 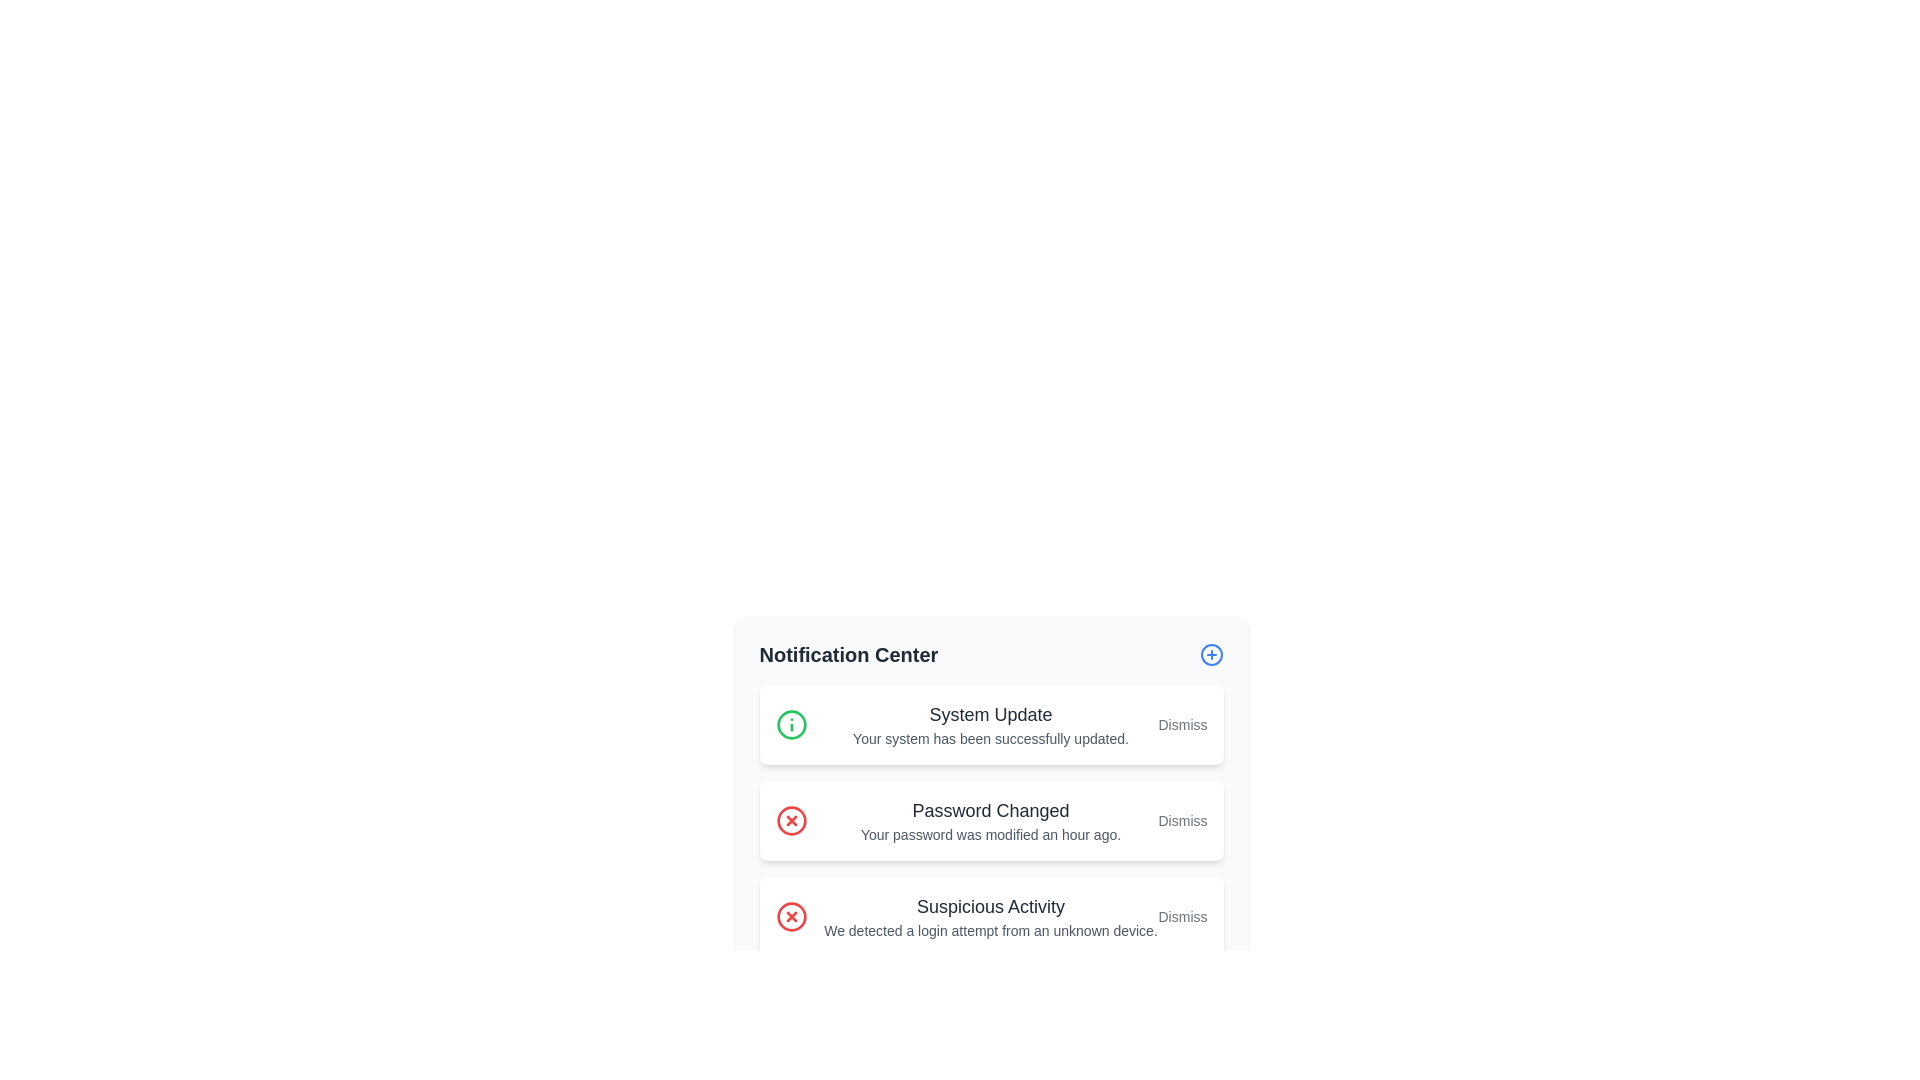 I want to click on the 'Suspicious Activity' text label, which is styled in a larger bold font and appears in dark gray color within the third notification card in the Notification Center, so click(x=990, y=906).